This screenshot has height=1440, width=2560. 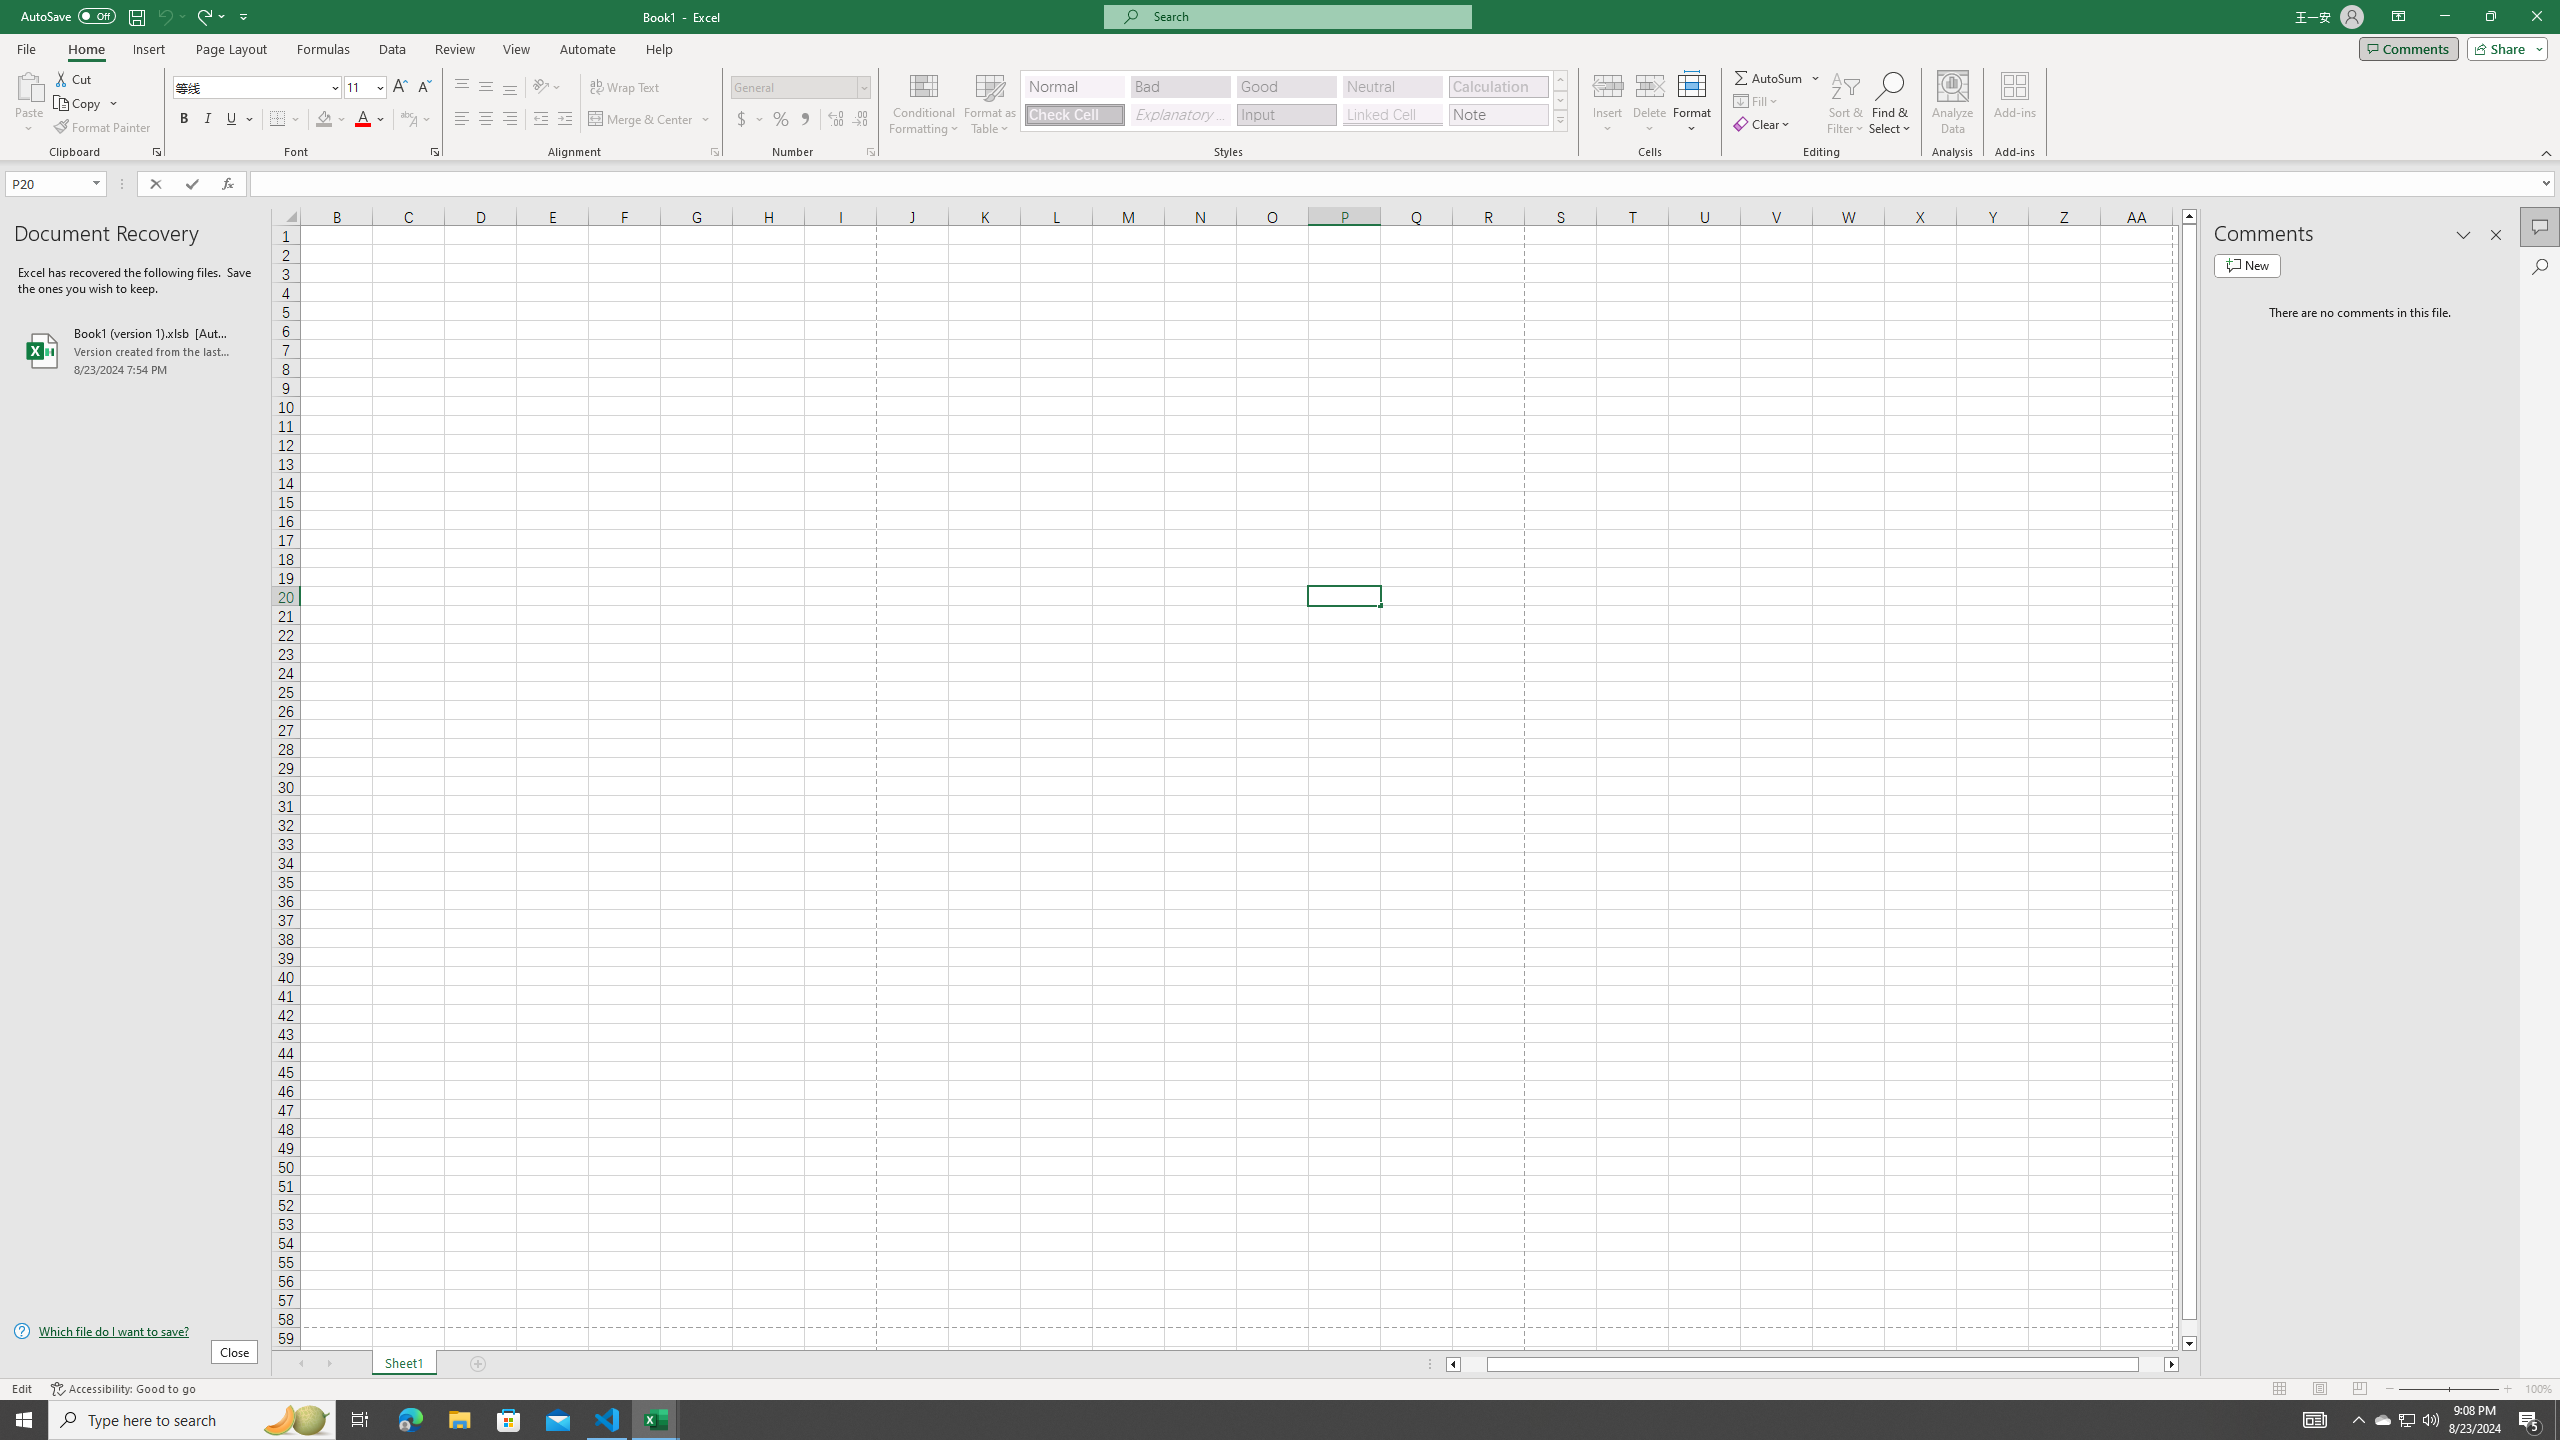 I want to click on 'Orientation', so click(x=546, y=87).